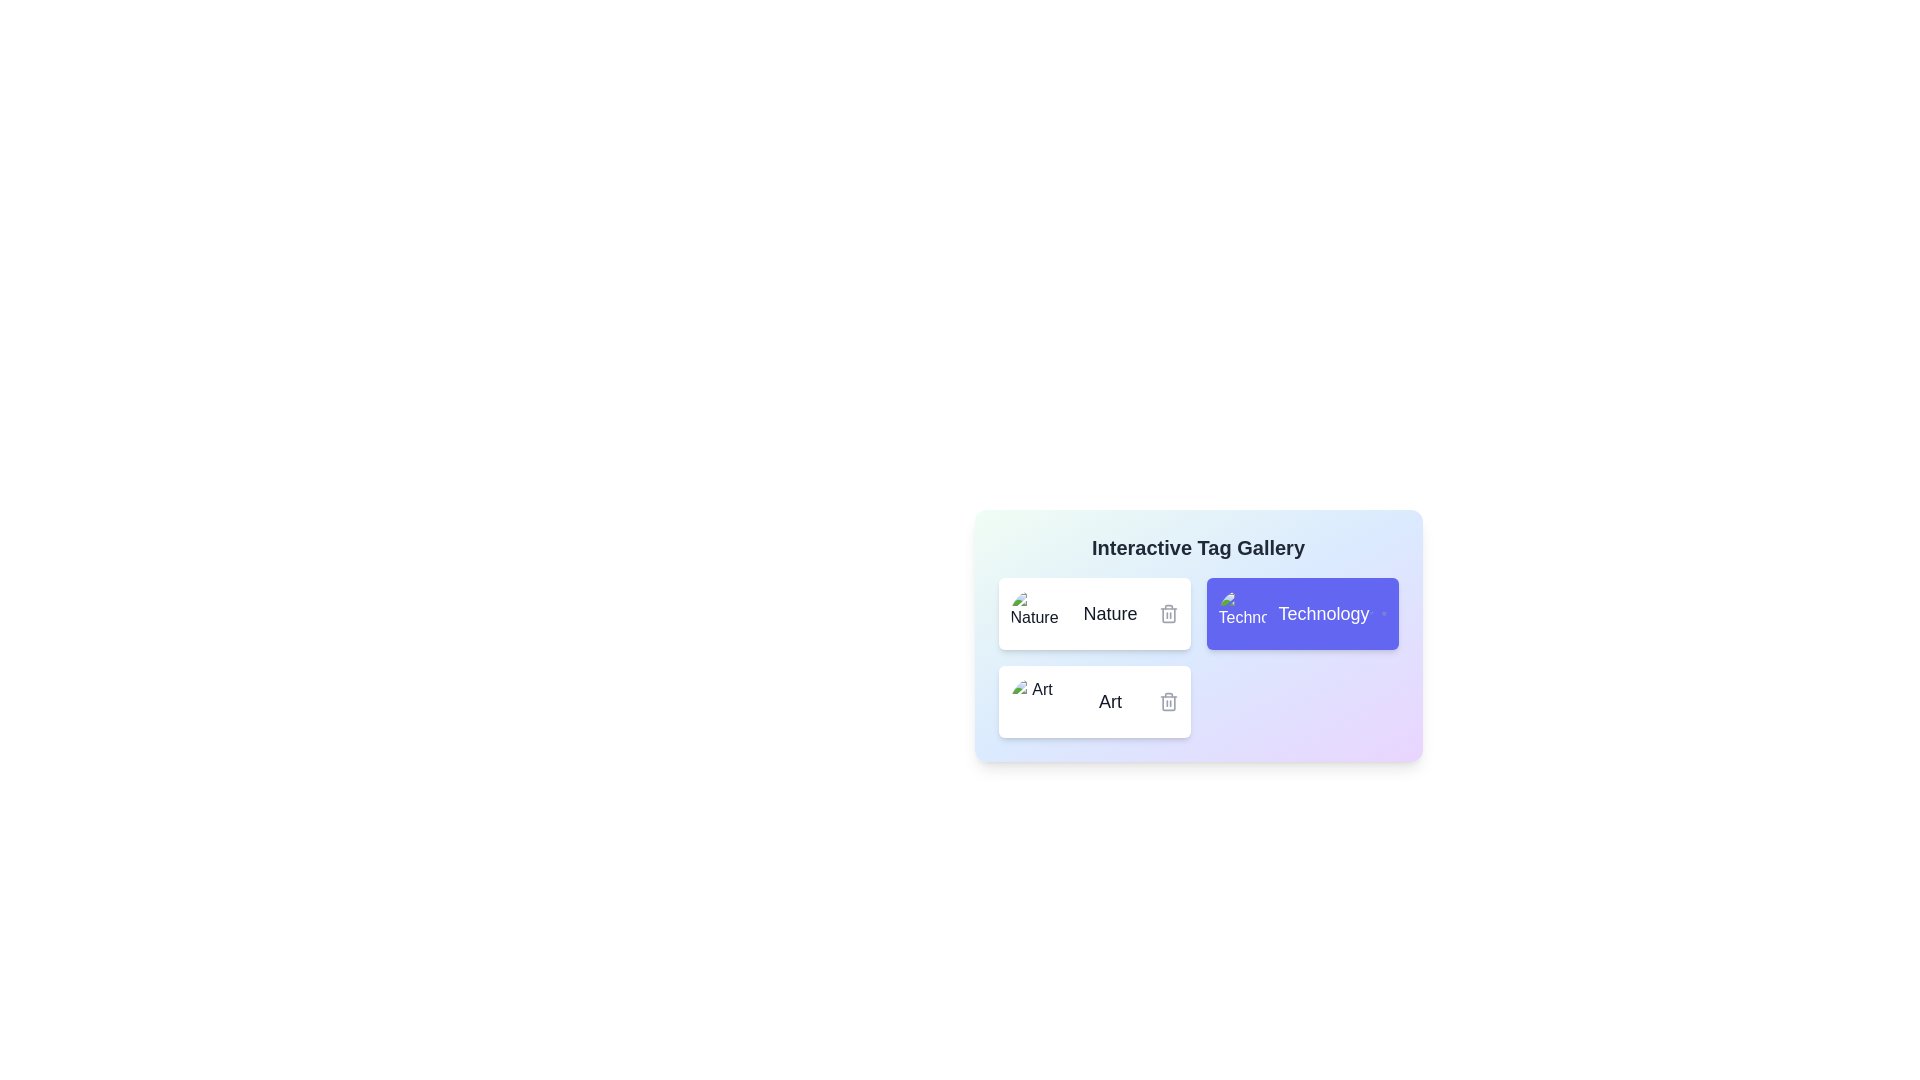 The width and height of the screenshot is (1920, 1080). What do you see at coordinates (1302, 612) in the screenshot?
I see `the tag with name Technology` at bounding box center [1302, 612].